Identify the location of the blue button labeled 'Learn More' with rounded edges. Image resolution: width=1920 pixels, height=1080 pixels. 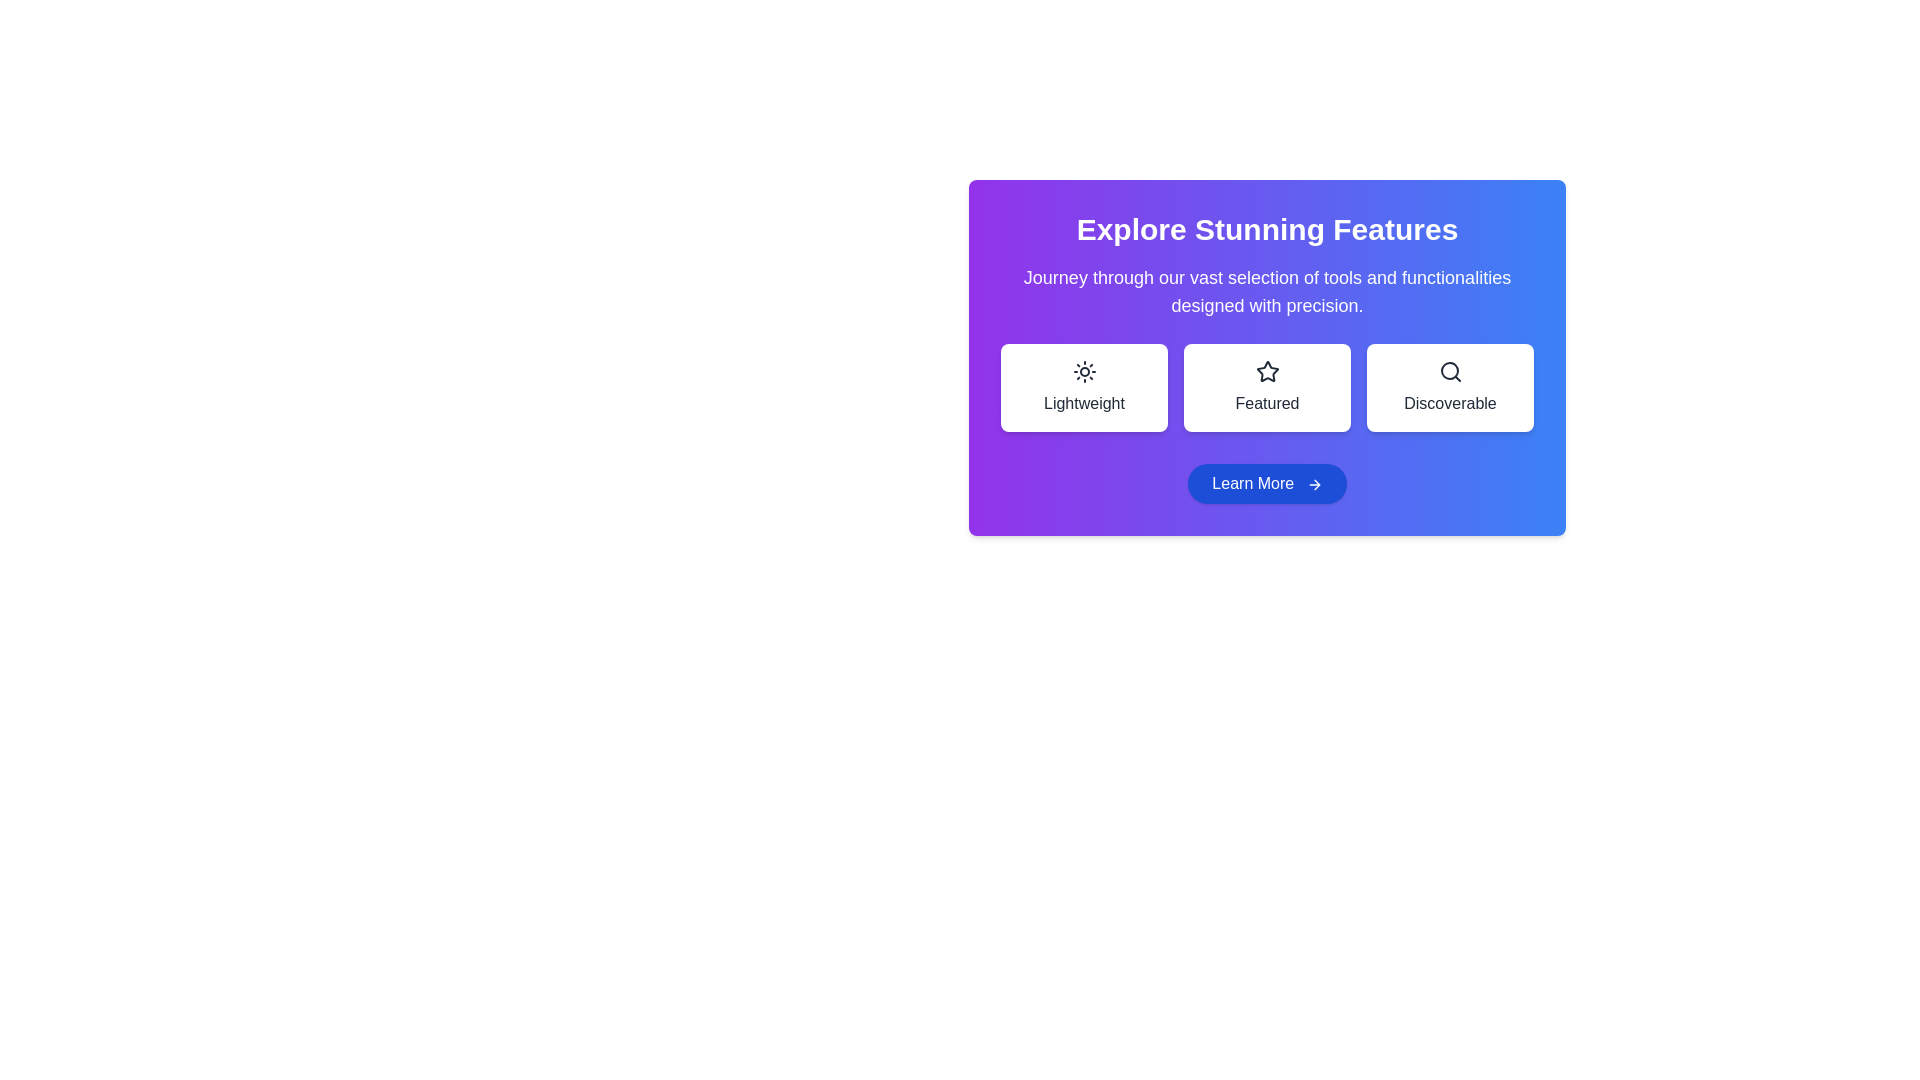
(1266, 483).